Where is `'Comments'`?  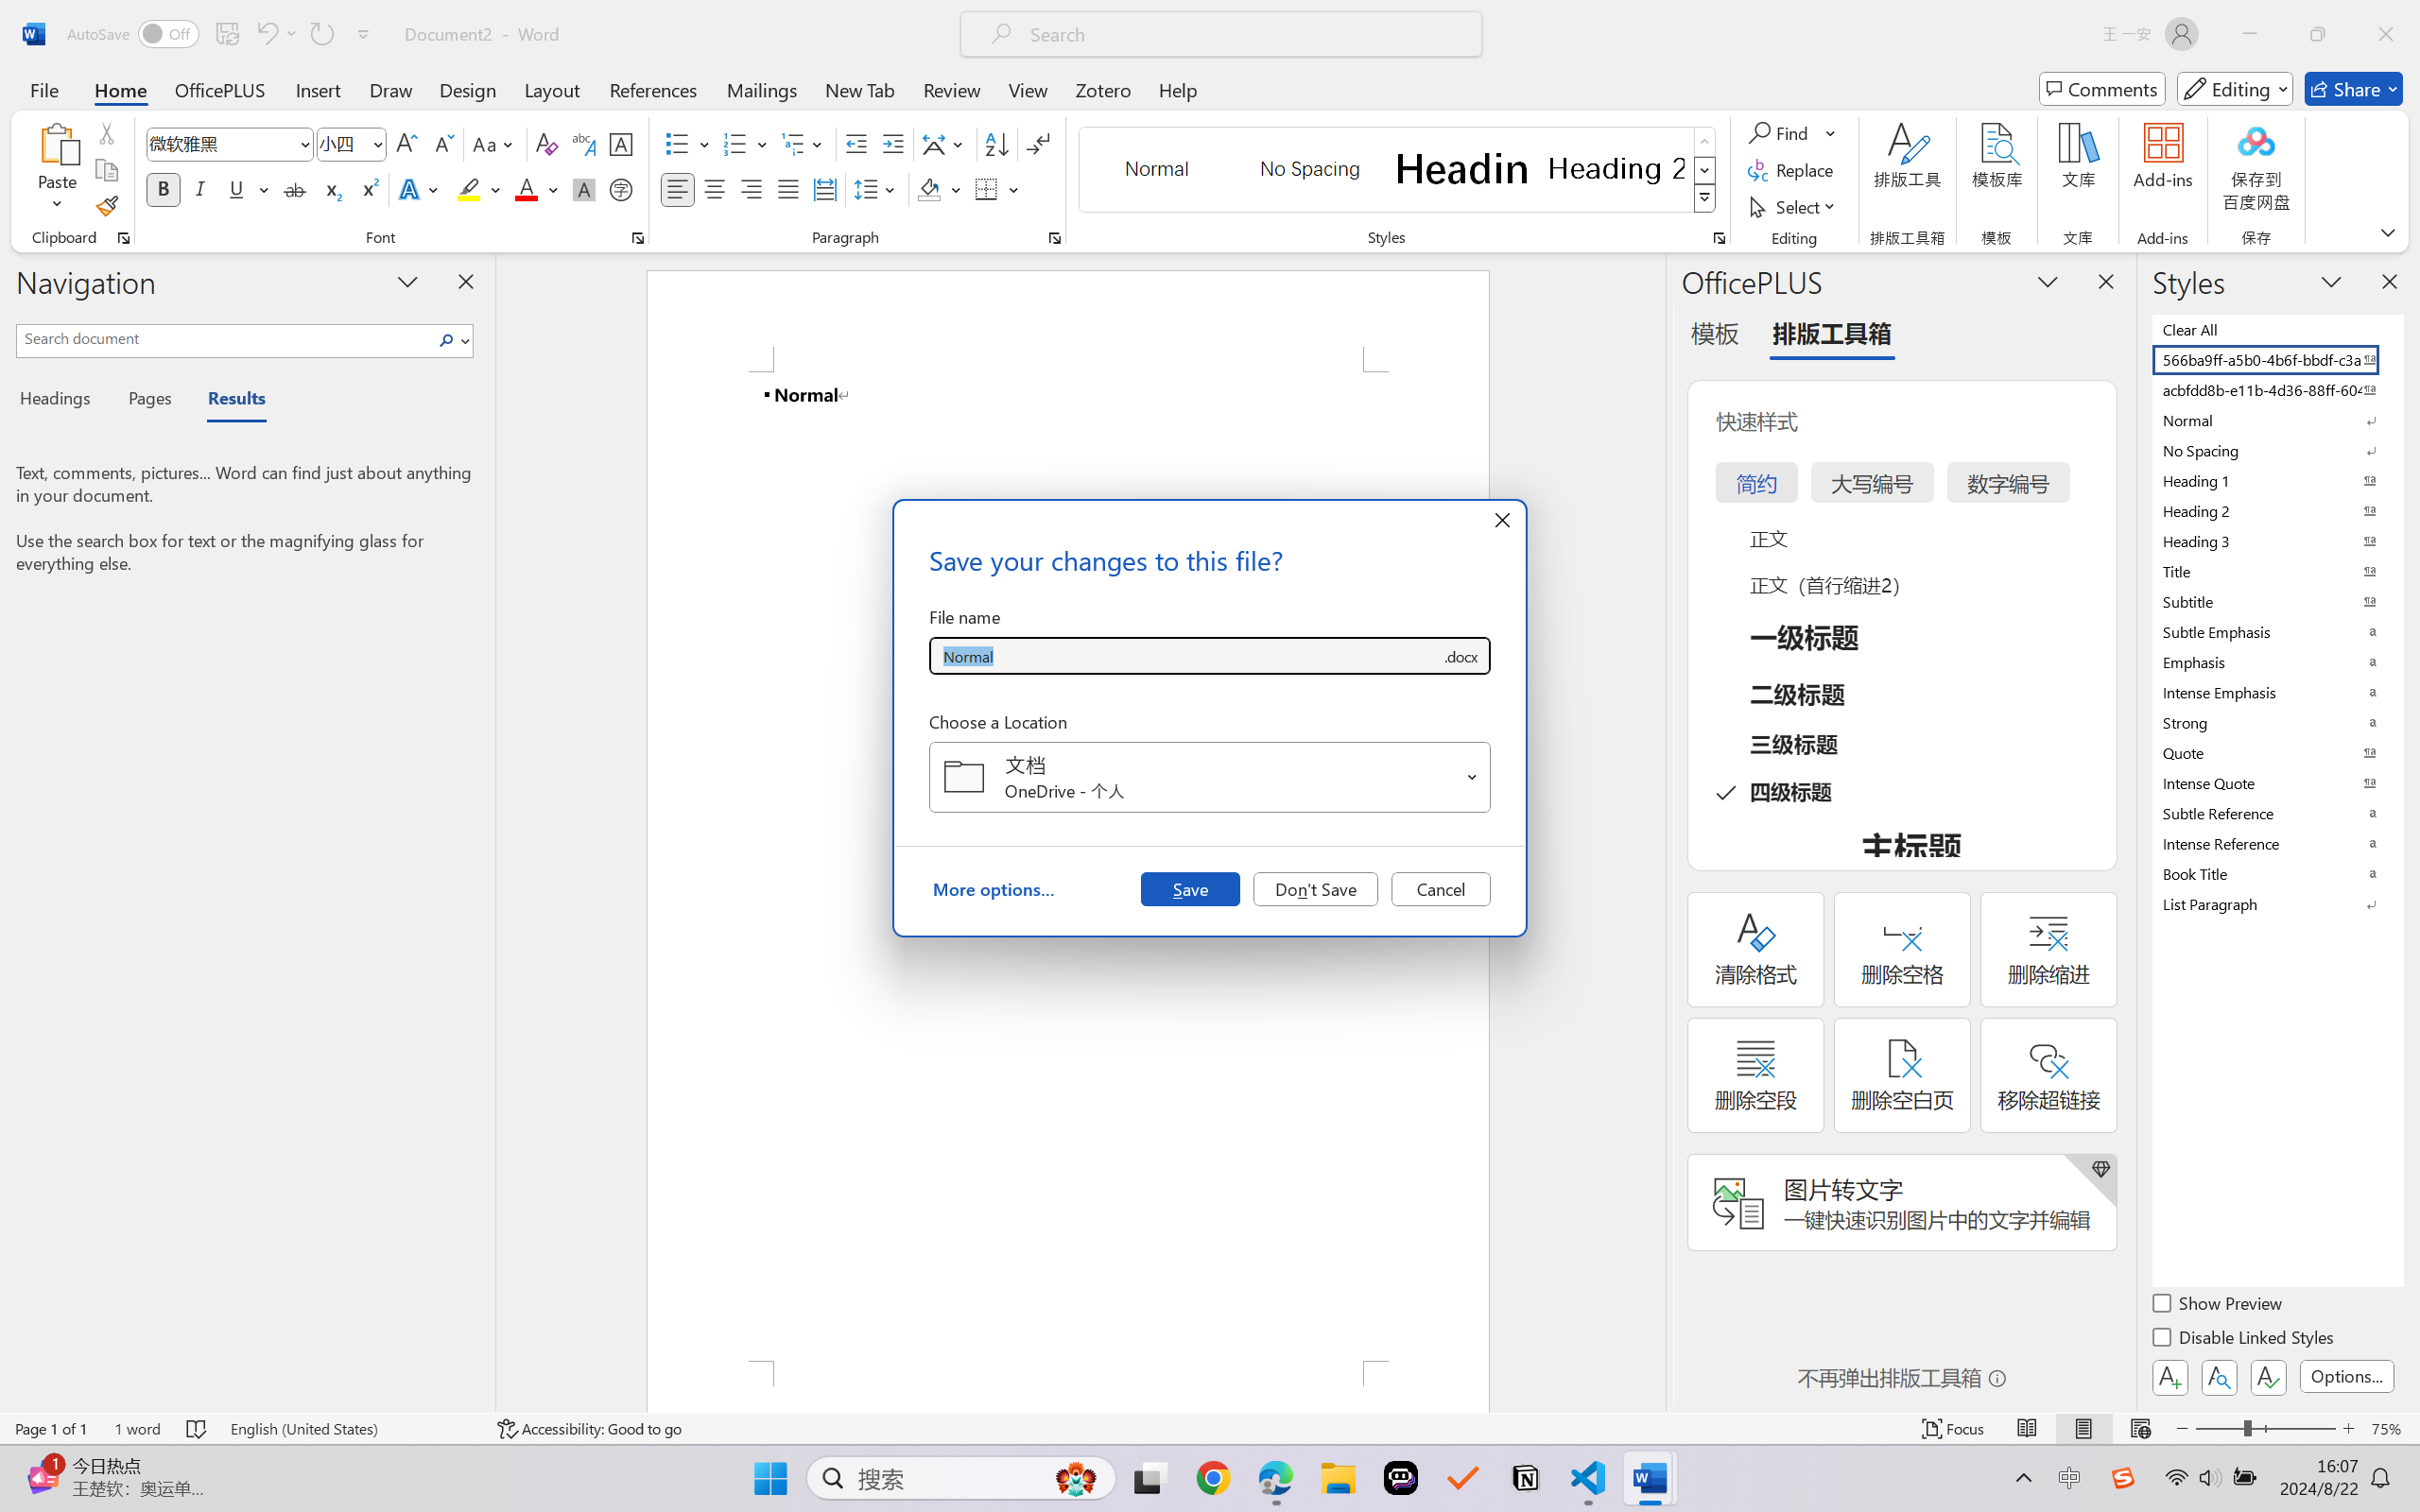
'Comments' is located at coordinates (2102, 88).